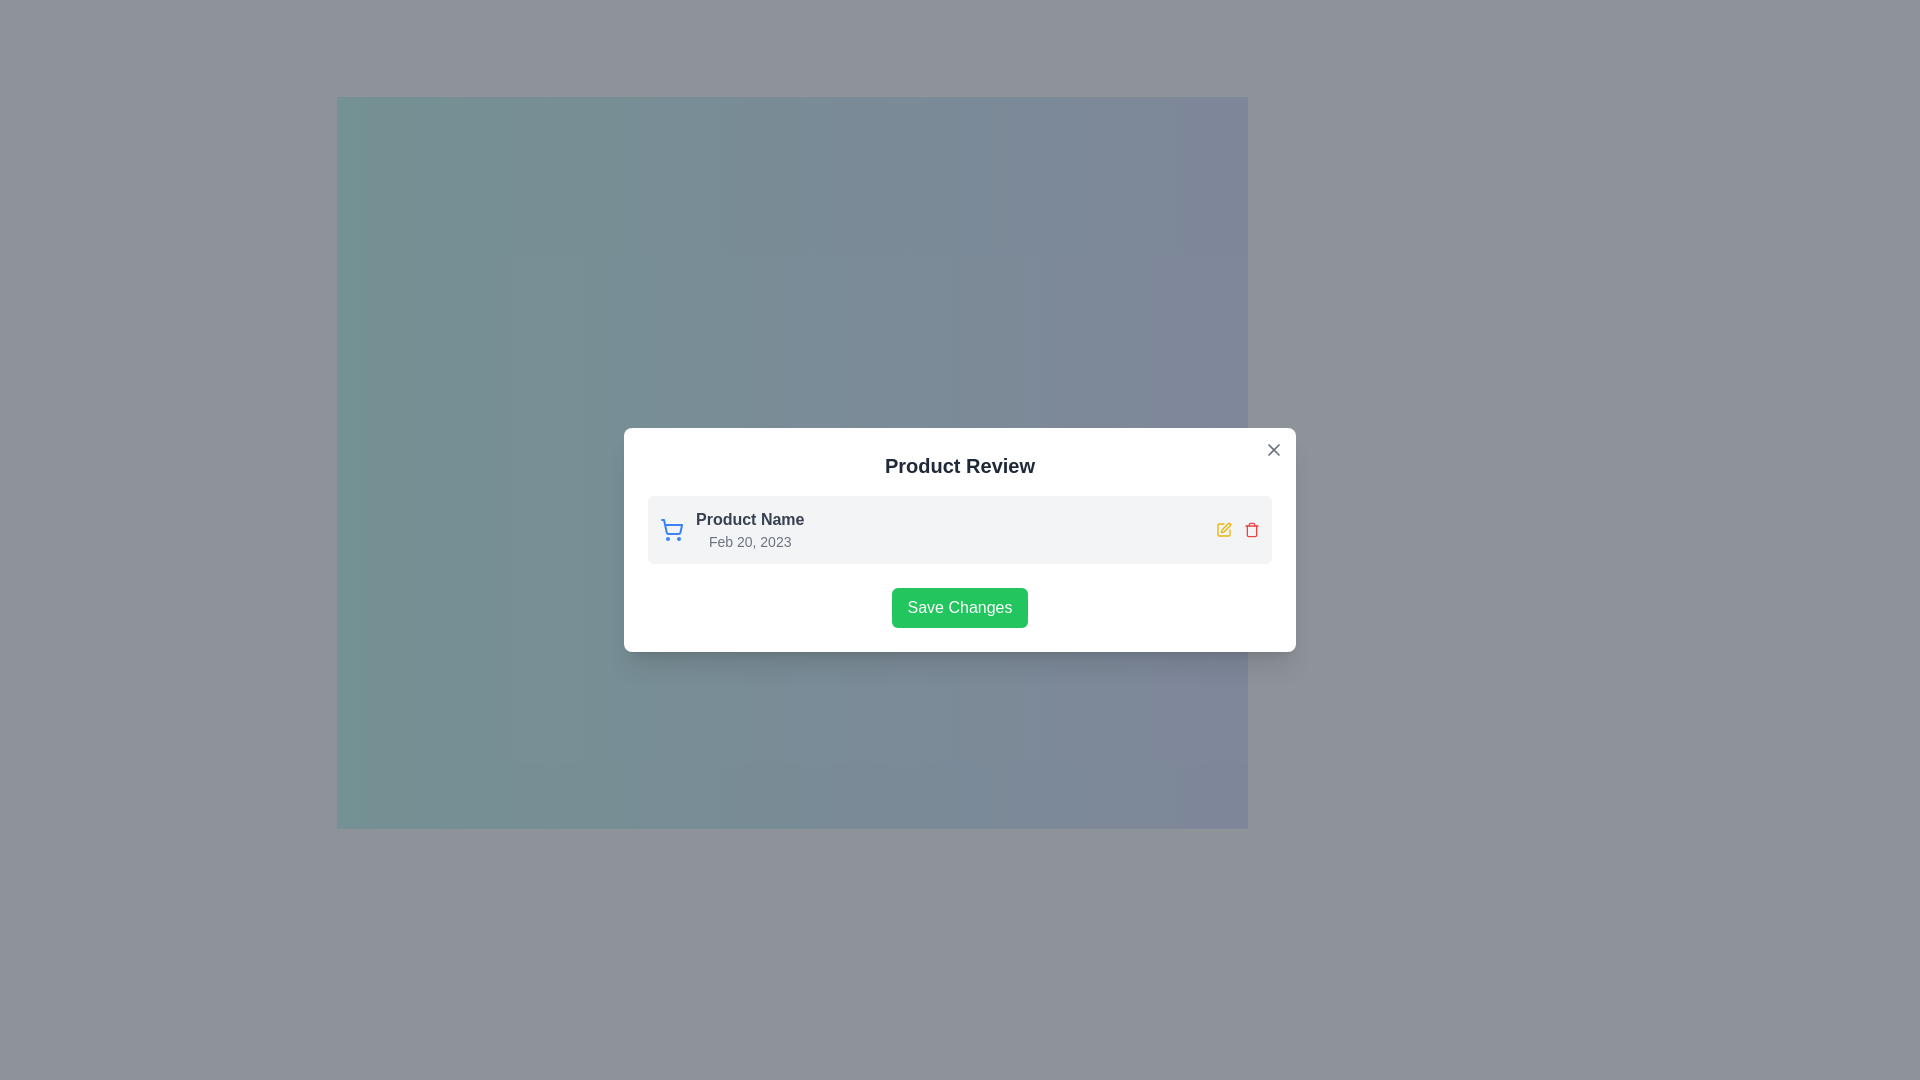 The width and height of the screenshot is (1920, 1080). I want to click on text from the Text block displaying 'Product Name' in bold and 'Feb 20, 2023' in smaller gray font, located in the upper-left portion of a rounded gray background box, so click(749, 528).